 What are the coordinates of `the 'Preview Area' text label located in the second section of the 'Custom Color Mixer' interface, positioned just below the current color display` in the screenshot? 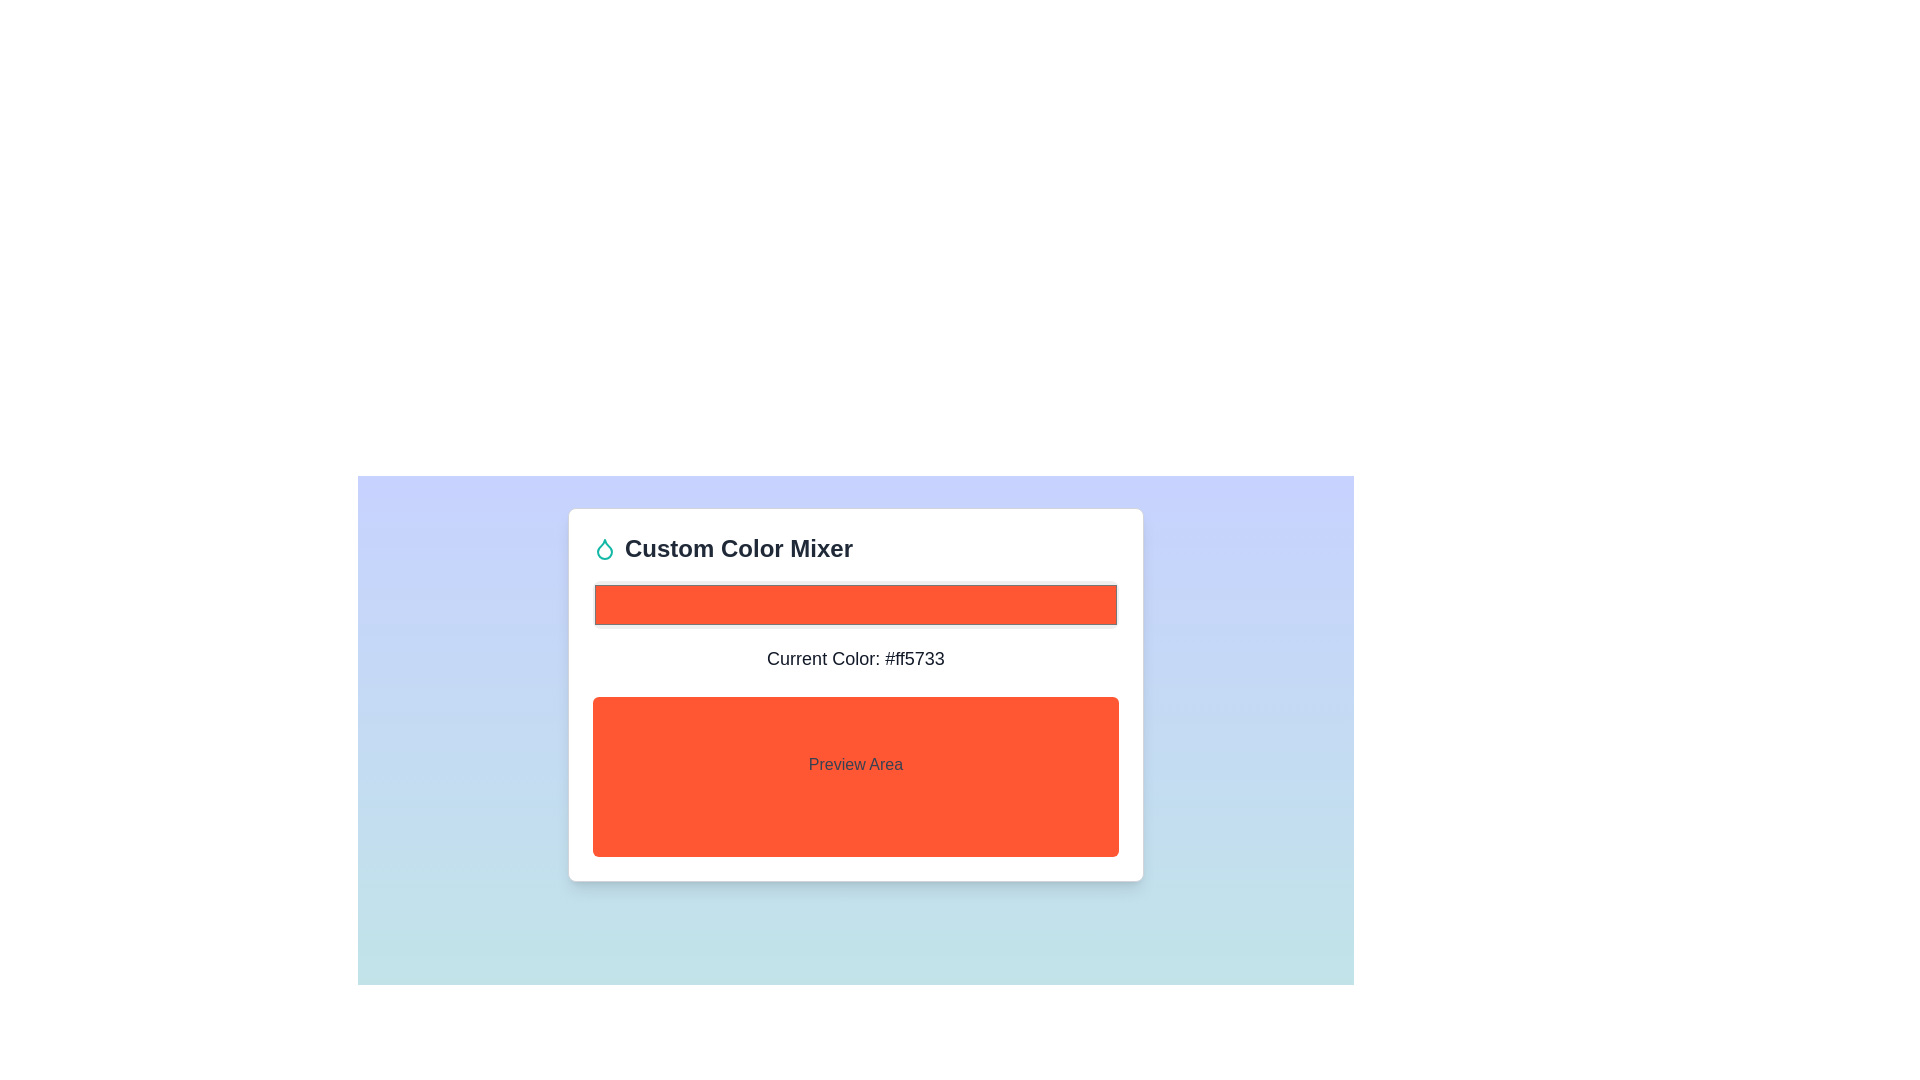 It's located at (855, 764).